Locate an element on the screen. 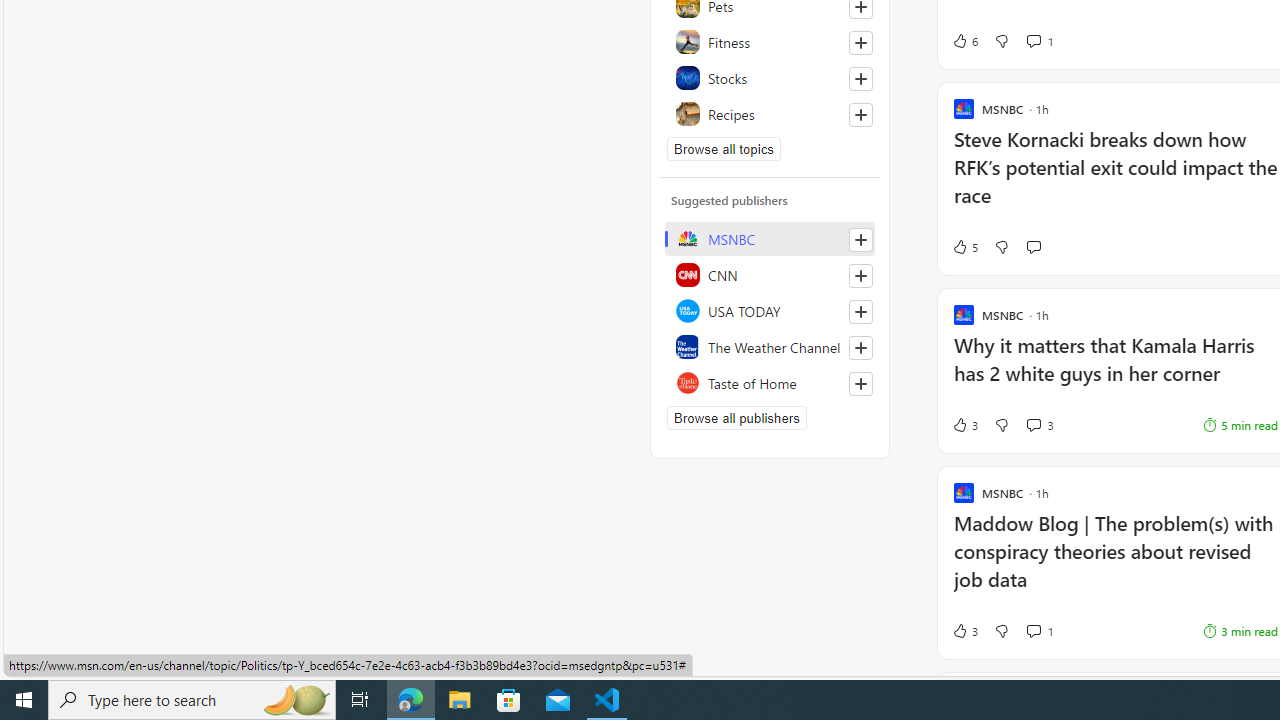 Image resolution: width=1280 pixels, height=720 pixels. 'Browse all publishers' is located at coordinates (735, 416).